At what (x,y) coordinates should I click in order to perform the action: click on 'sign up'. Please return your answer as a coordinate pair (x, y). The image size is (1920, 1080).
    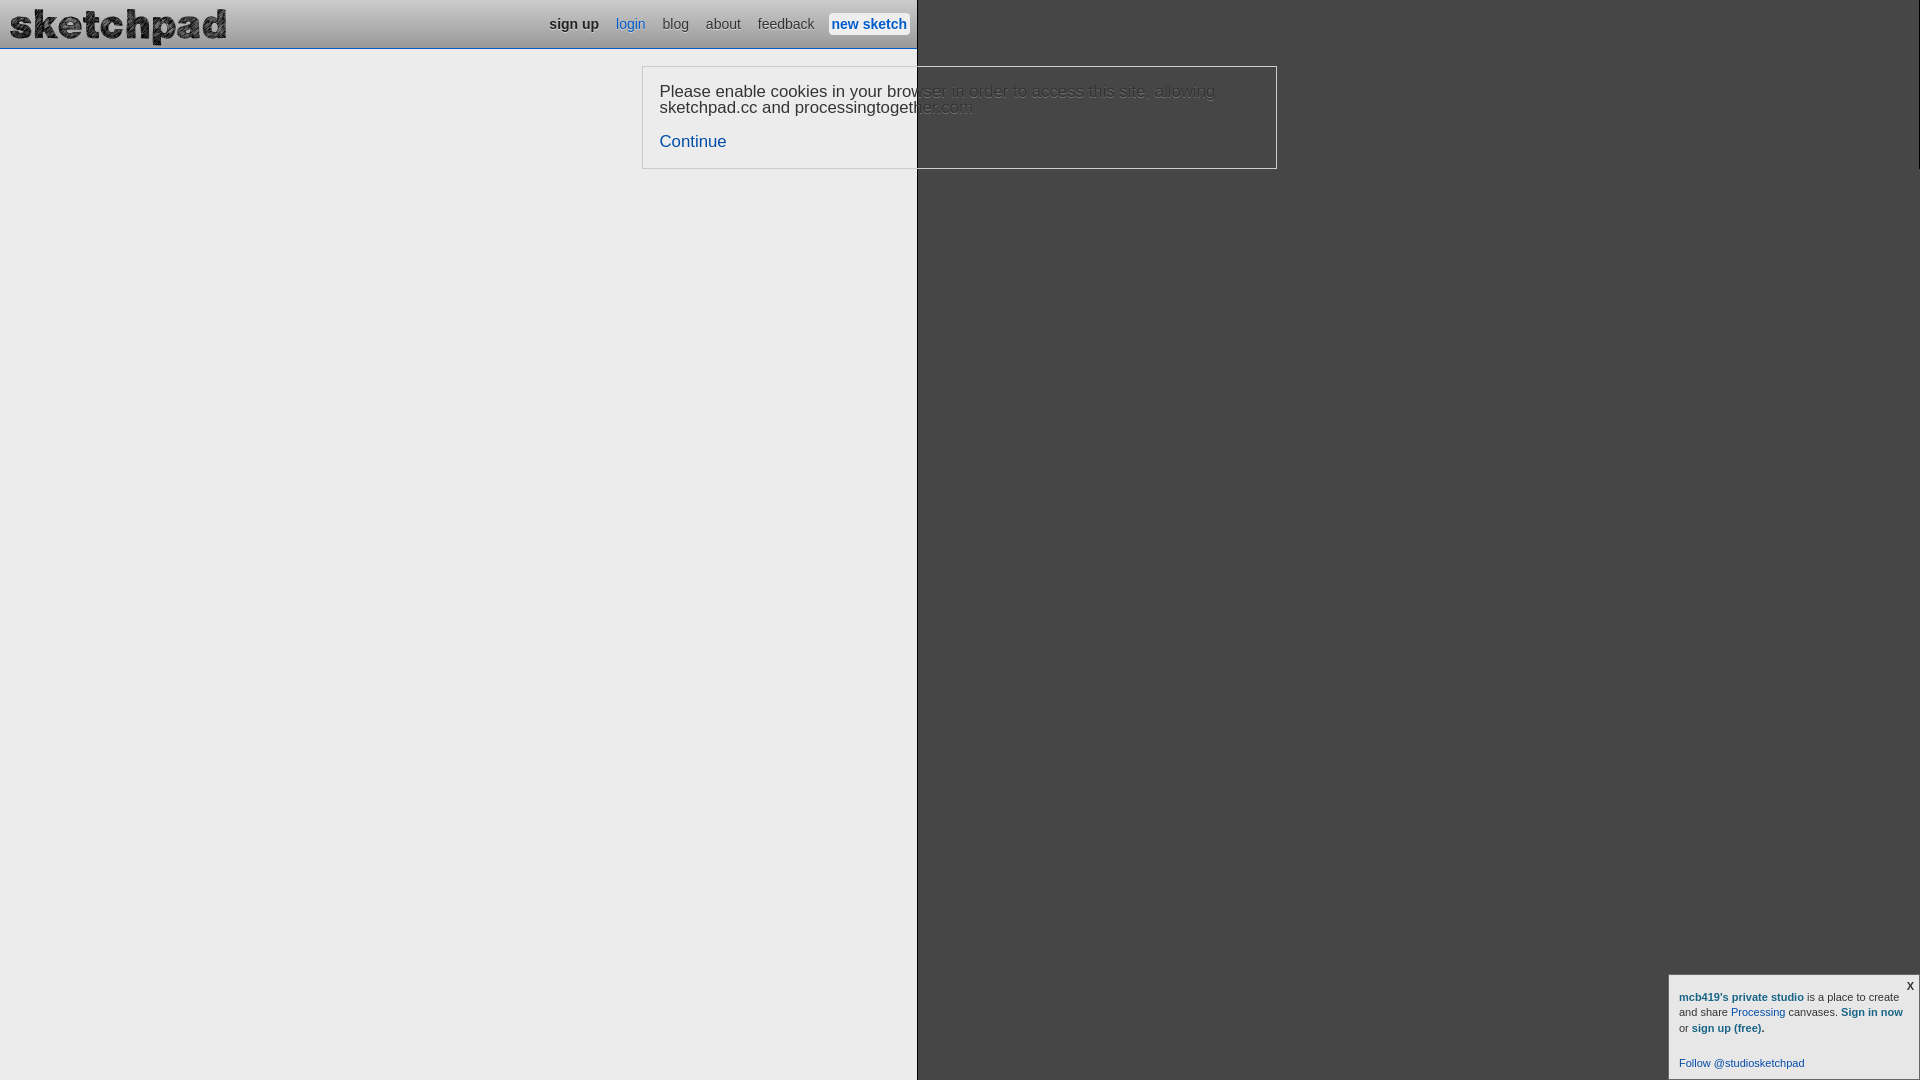
    Looking at the image, I should click on (573, 23).